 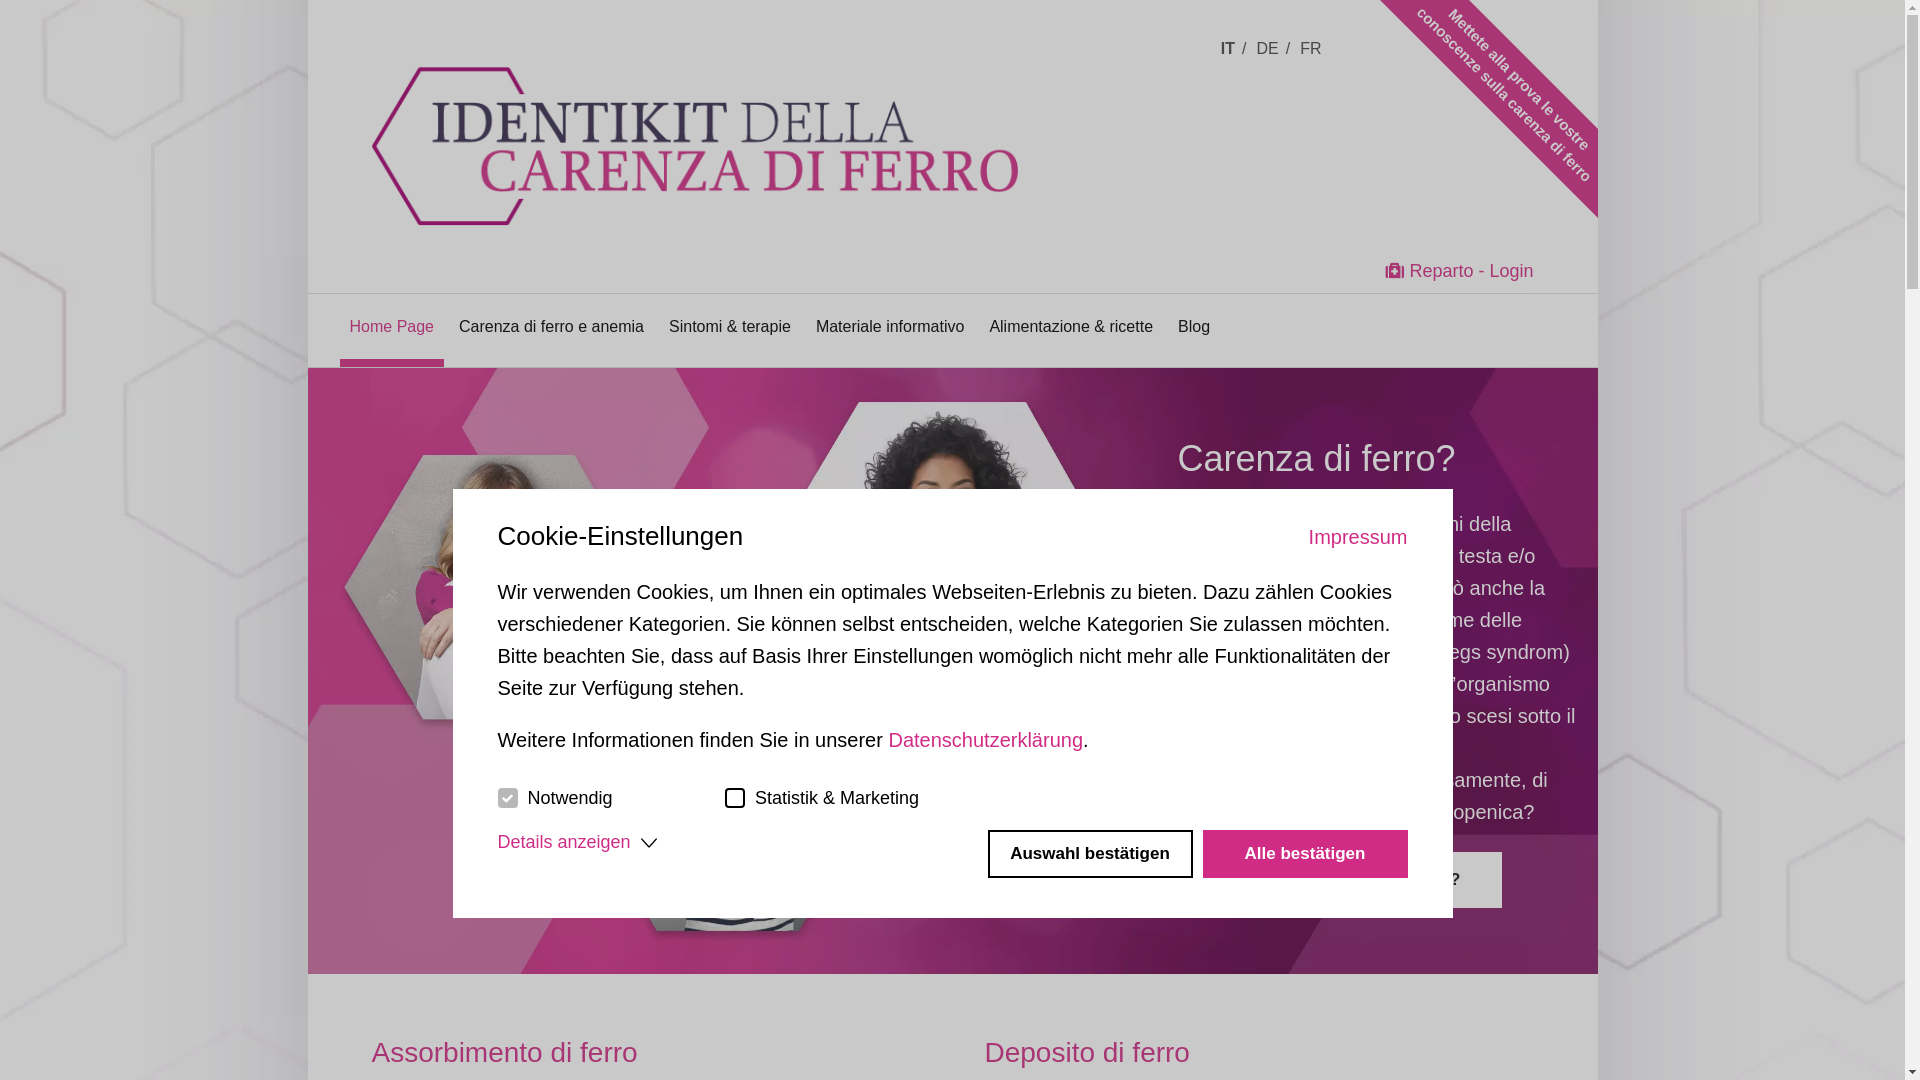 I want to click on 'Impressum', so click(x=1358, y=535).